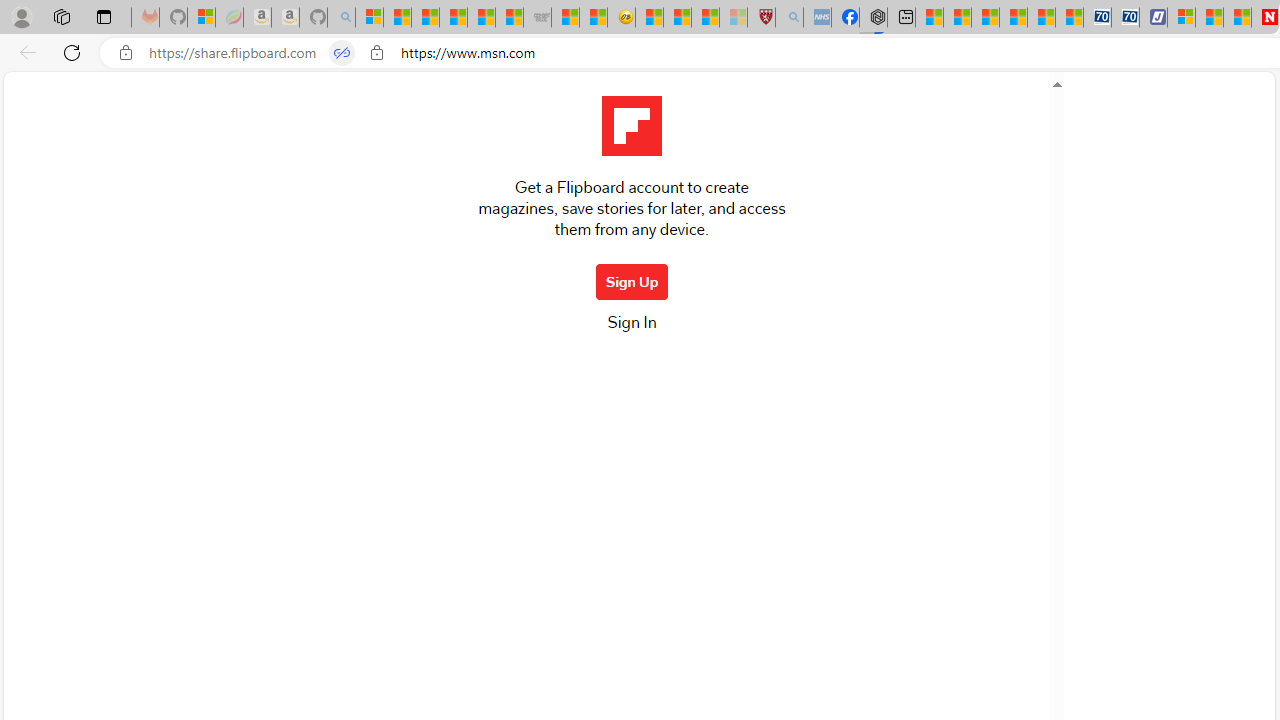 Image resolution: width=1280 pixels, height=720 pixels. What do you see at coordinates (424, 17) in the screenshot?
I see `'The Weather Channel - MSN'` at bounding box center [424, 17].